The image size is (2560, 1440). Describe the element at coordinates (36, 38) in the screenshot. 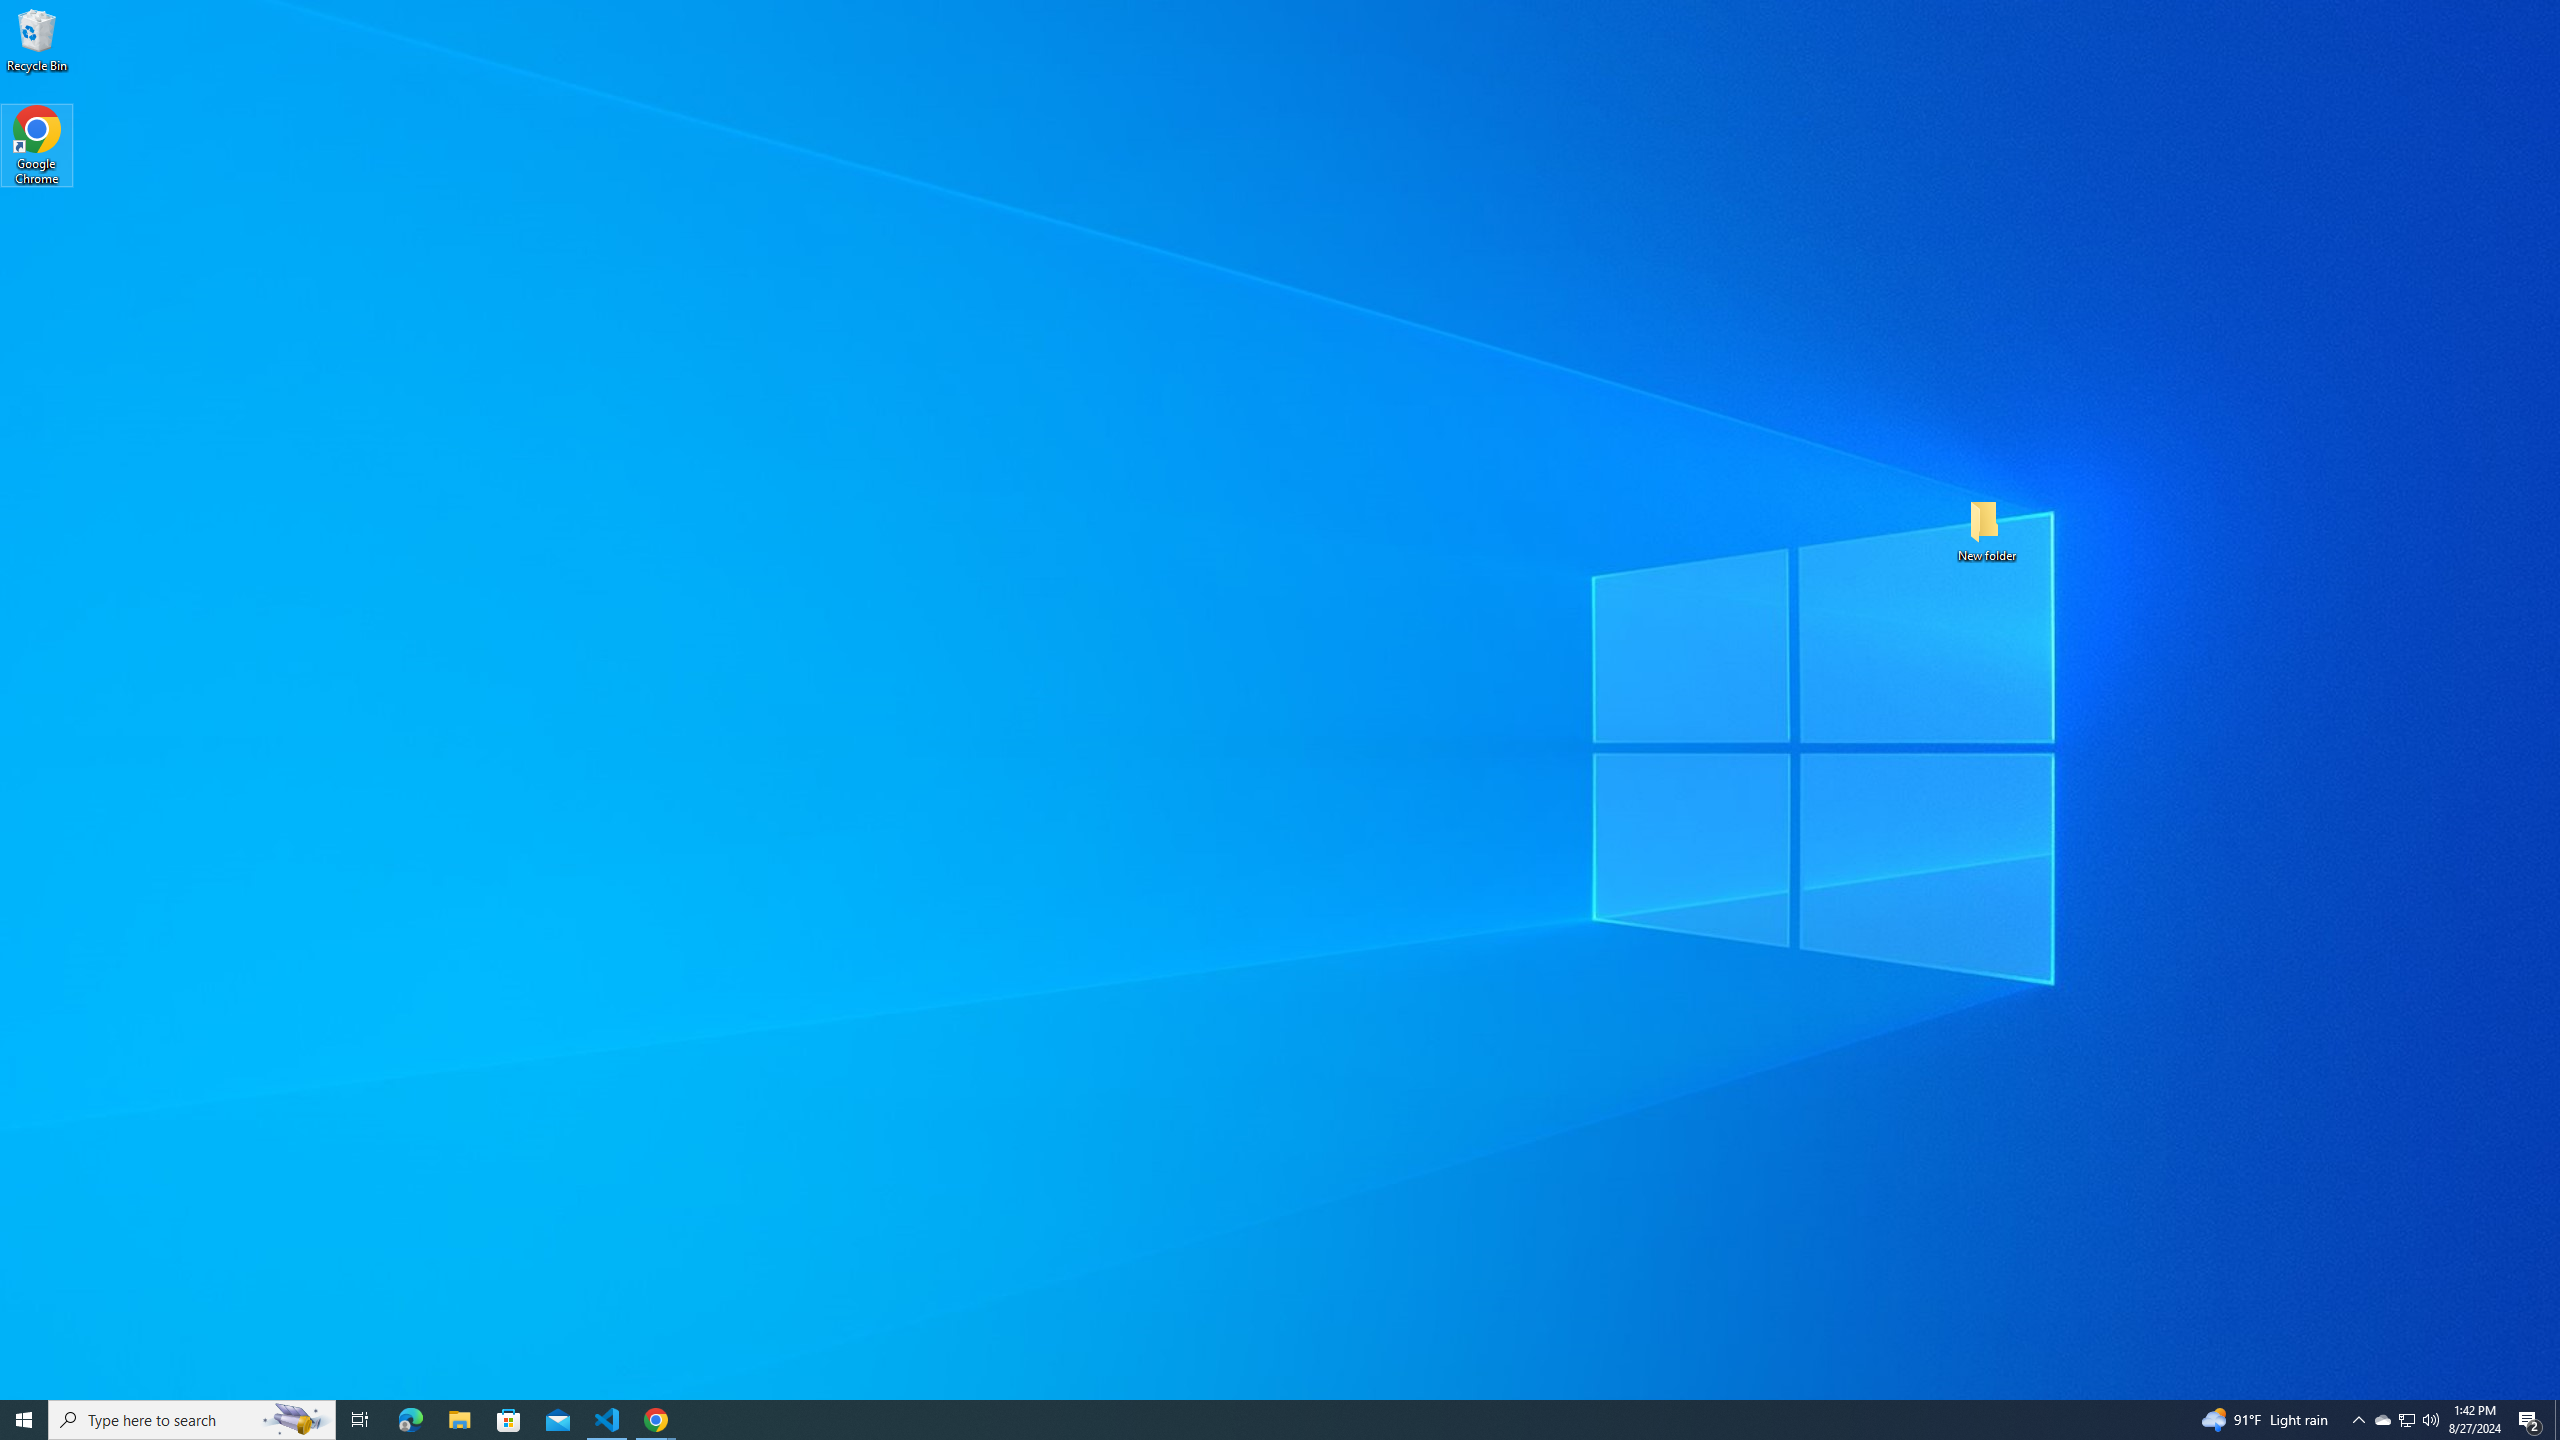

I see `'Recycle Bin'` at that location.